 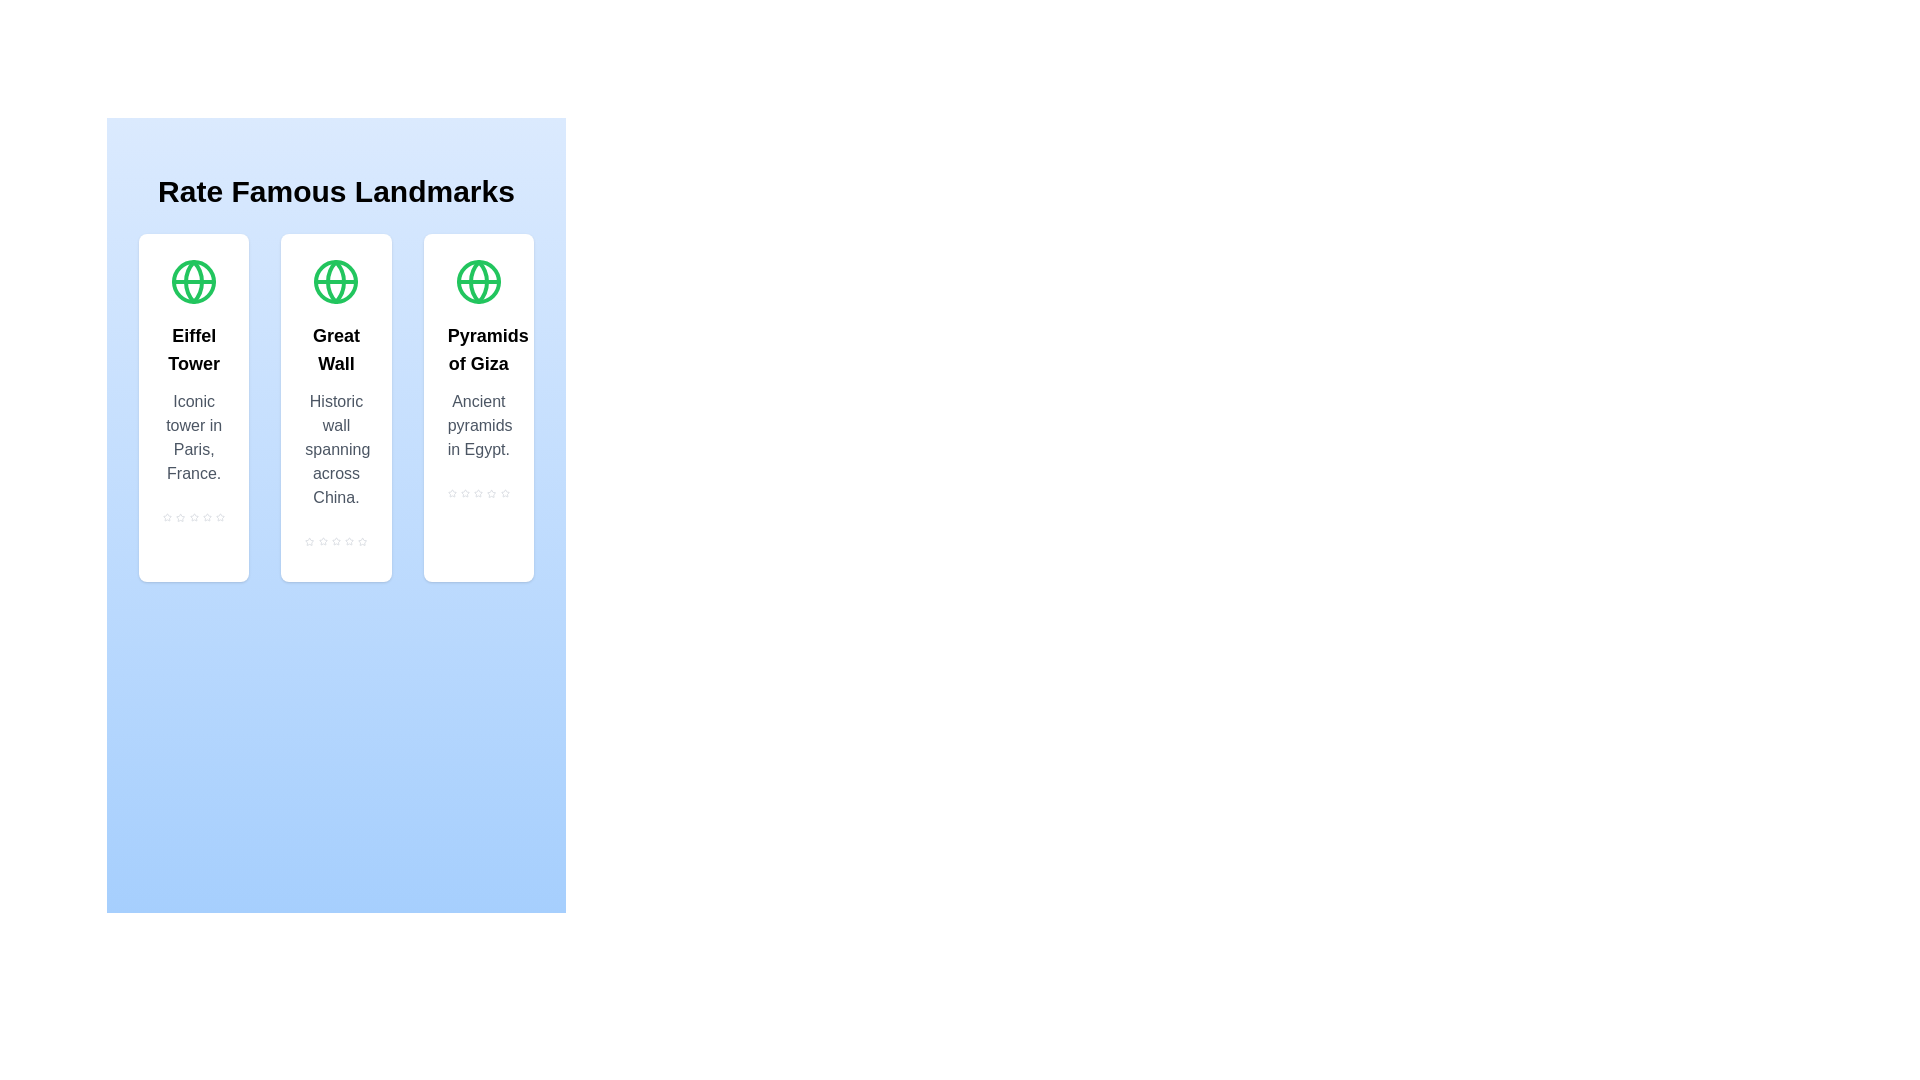 I want to click on the description text of the Eiffel Tower landmark, so click(x=193, y=437).